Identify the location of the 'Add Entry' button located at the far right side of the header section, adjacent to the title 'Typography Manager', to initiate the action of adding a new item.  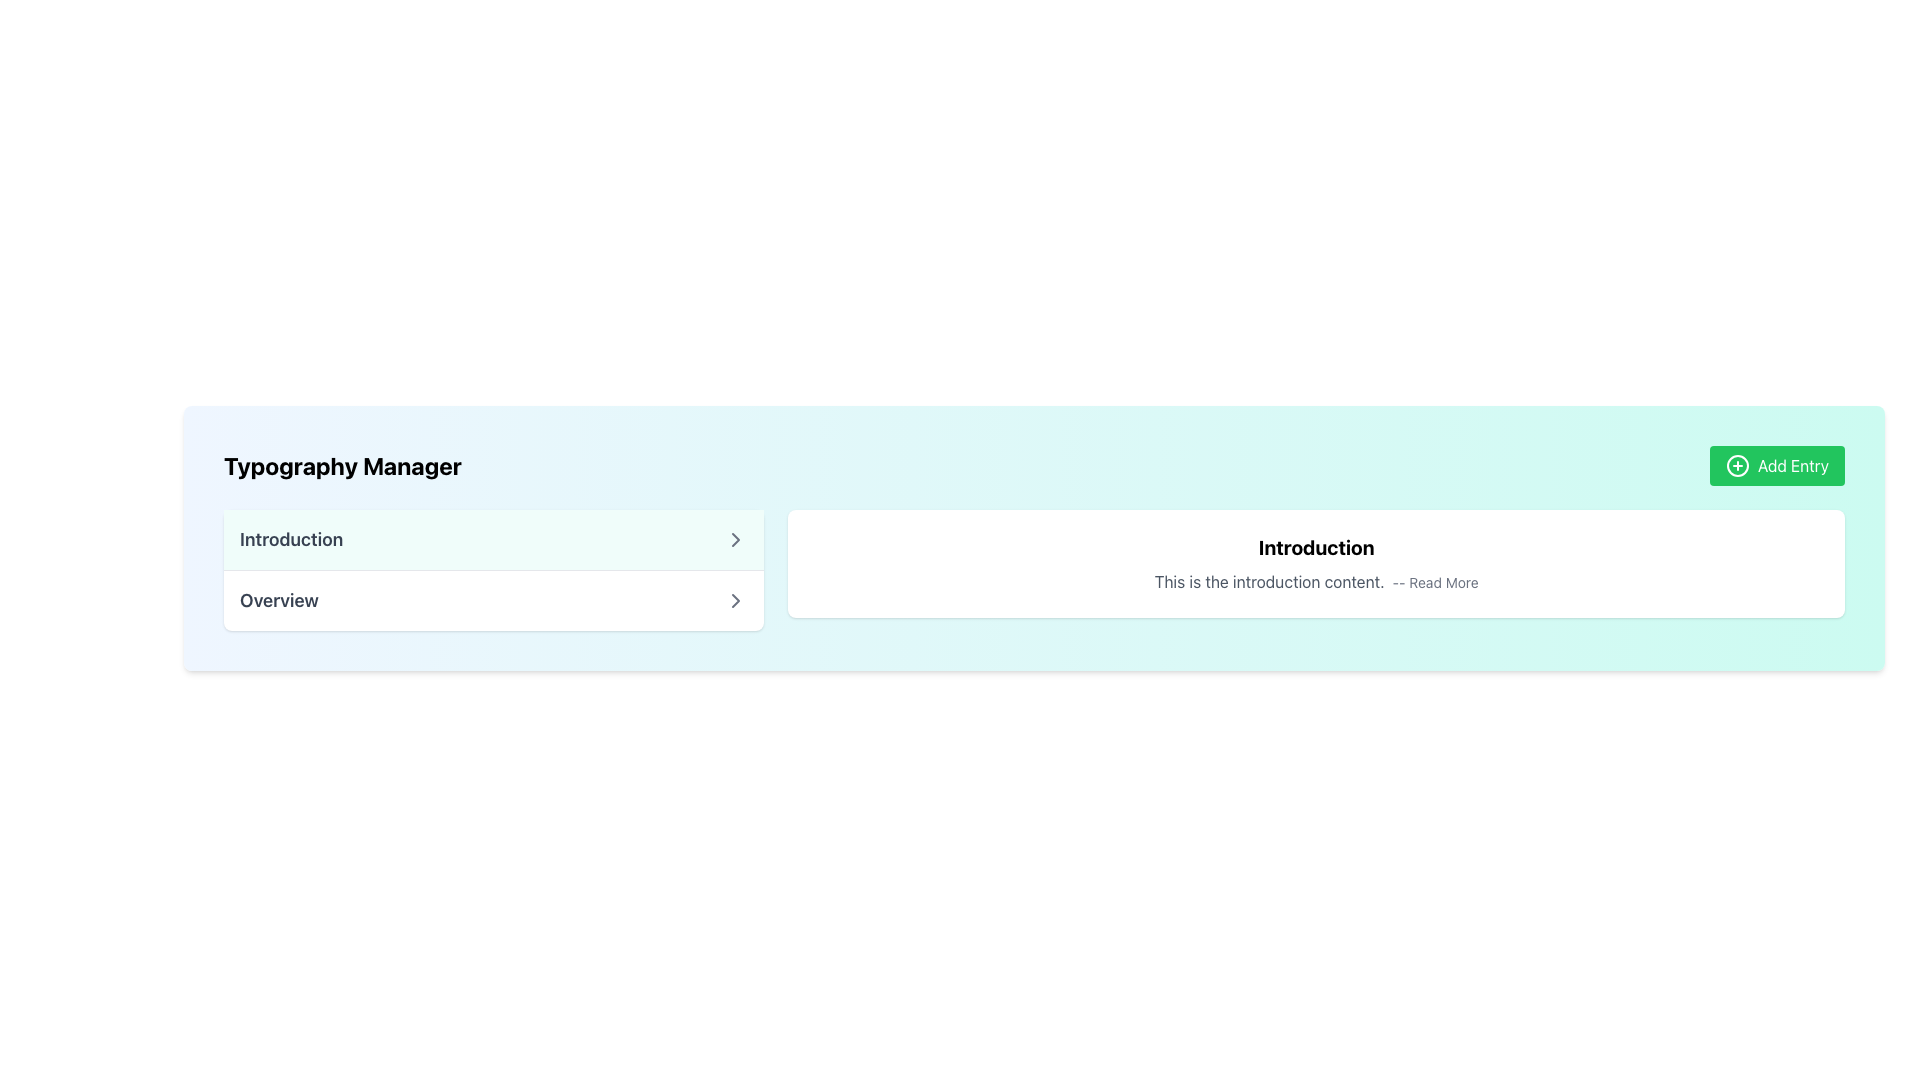
(1777, 466).